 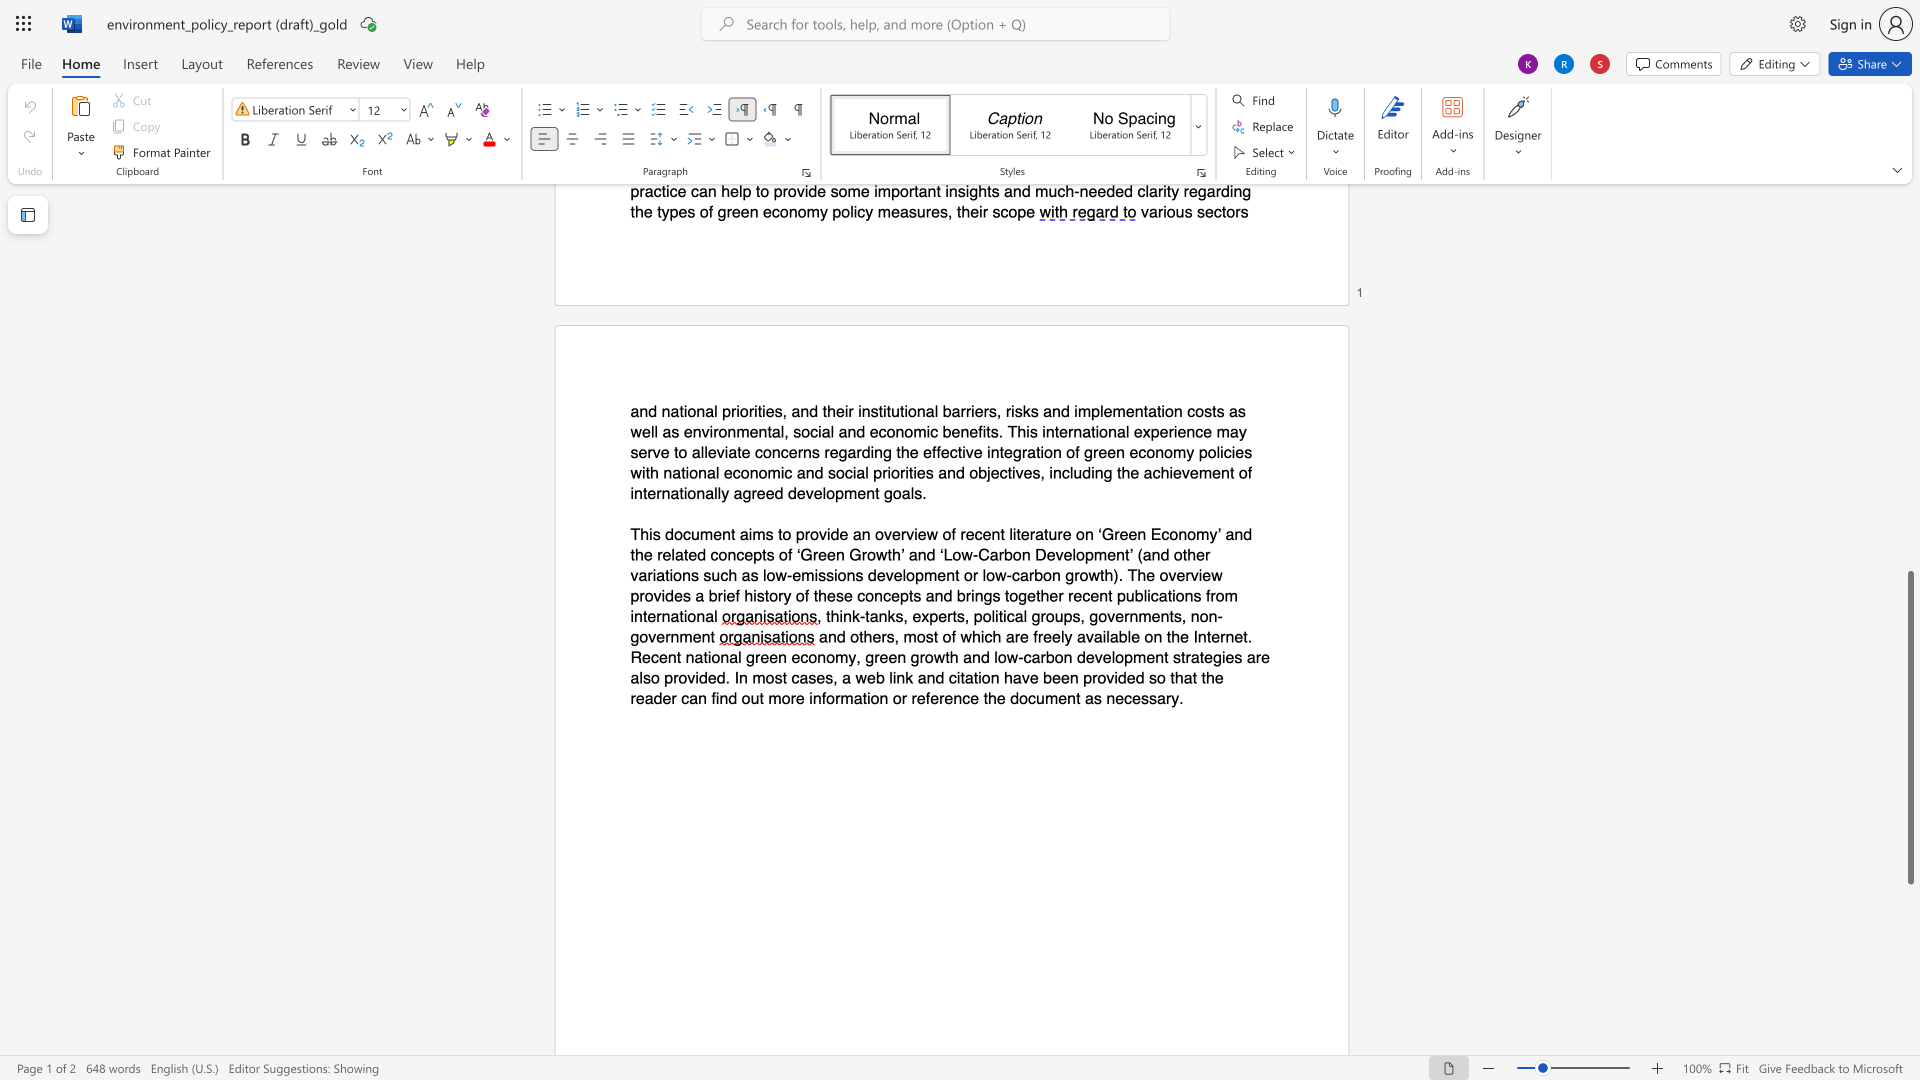 What do you see at coordinates (1909, 300) in the screenshot?
I see `the scrollbar on the right to move the page upward` at bounding box center [1909, 300].